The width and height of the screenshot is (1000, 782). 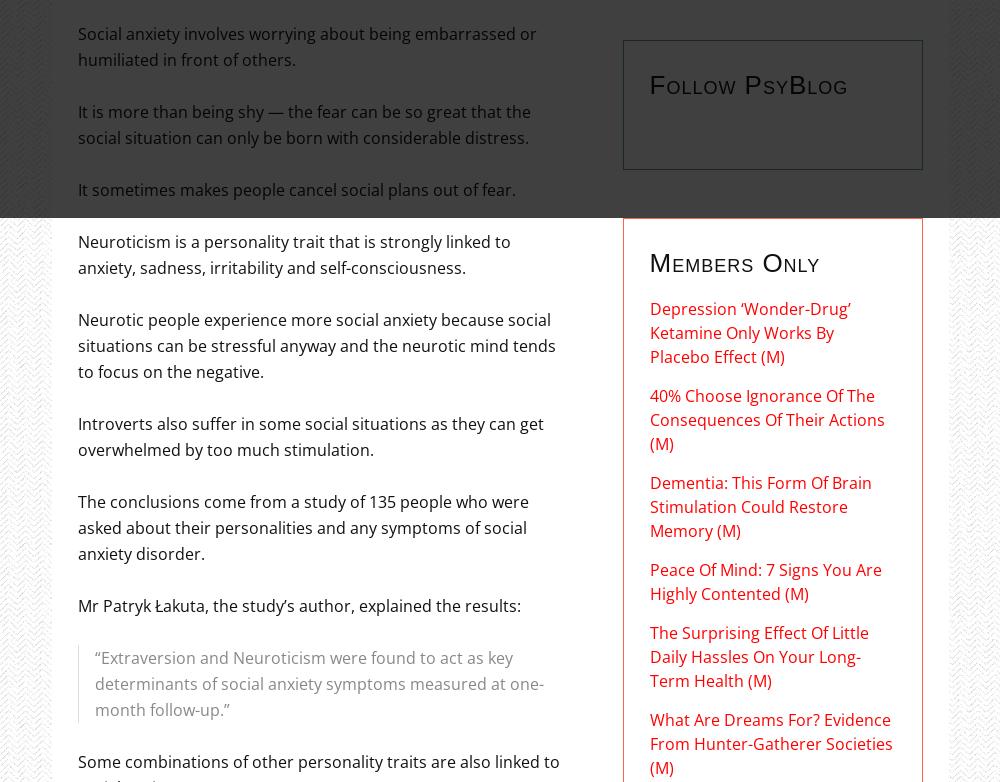 I want to click on 'What Are Dreams For? Evidence From Hunter-Gatherer Societies (M)', so click(x=770, y=742).